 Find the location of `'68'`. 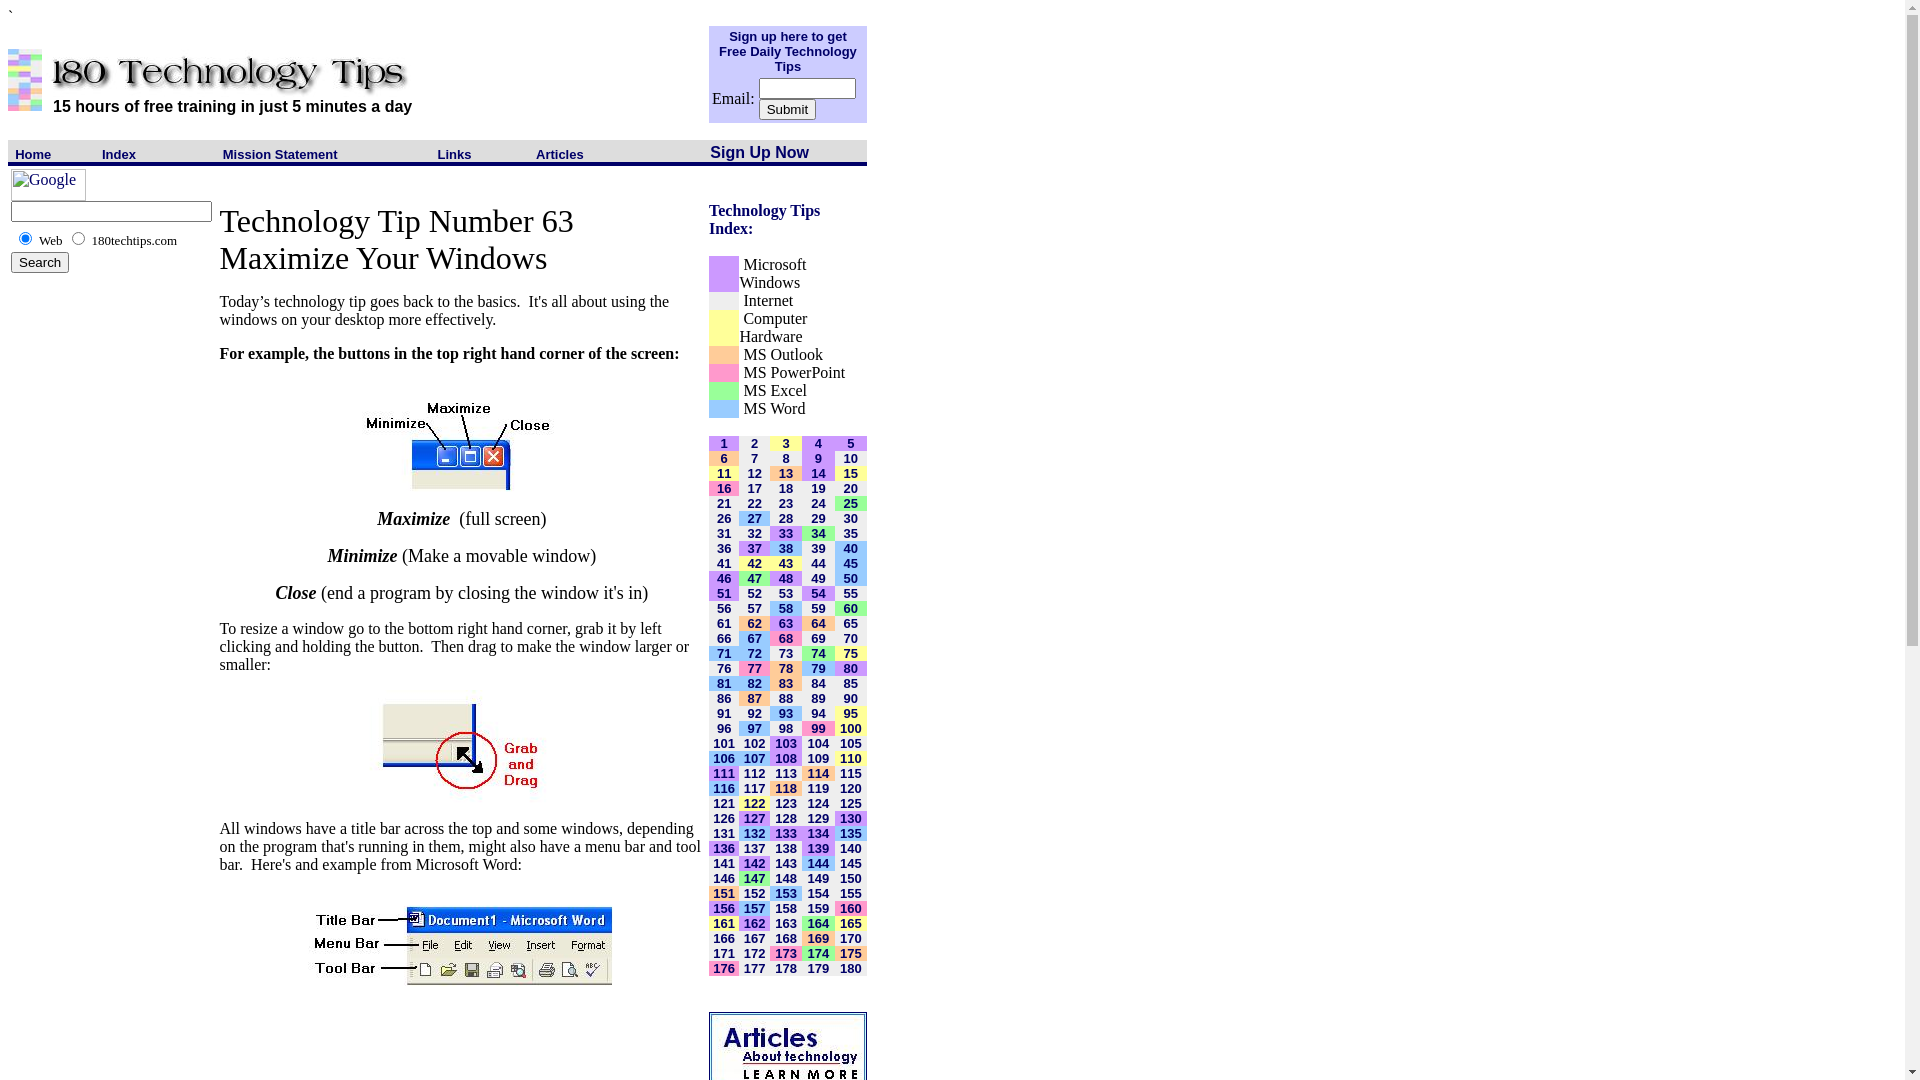

'68' is located at coordinates (785, 638).